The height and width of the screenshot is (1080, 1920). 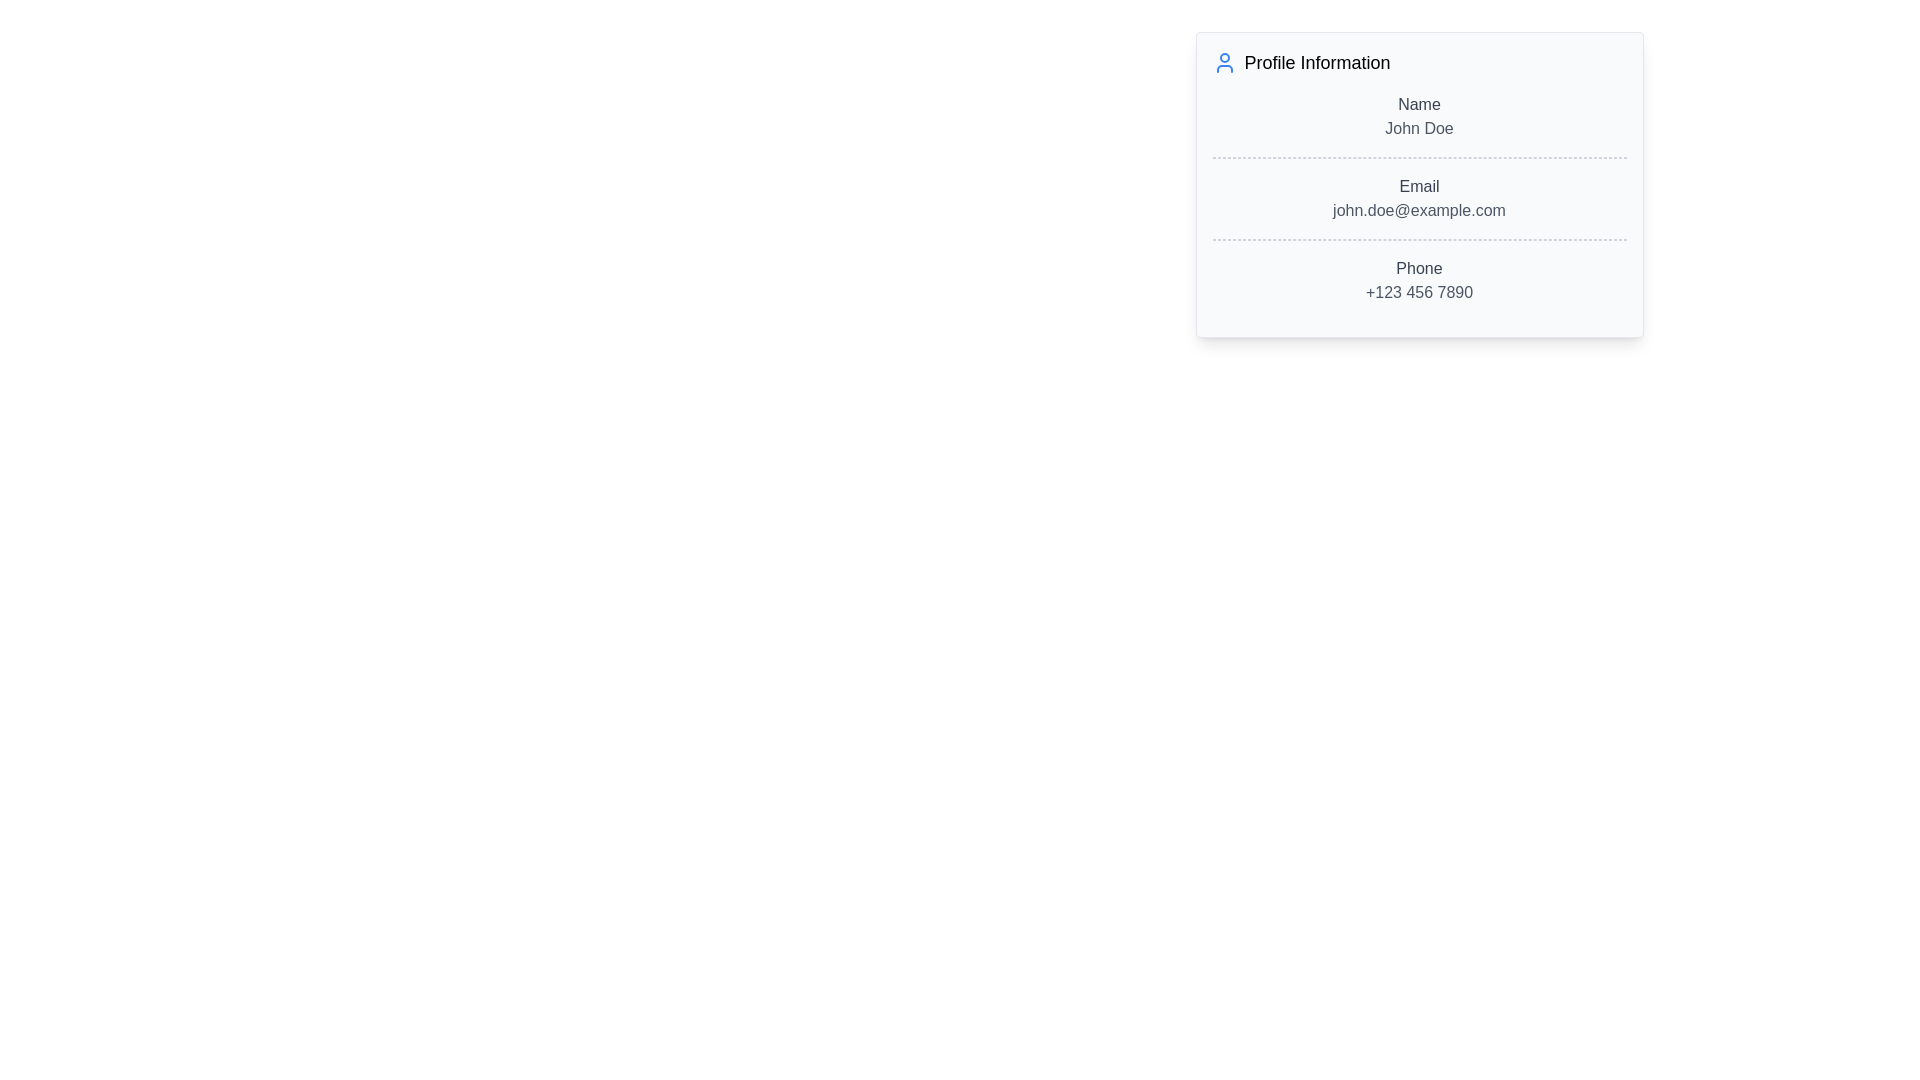 What do you see at coordinates (1418, 281) in the screenshot?
I see `the 'Phone' text display component, which is located in the 'Profile Information' block and shows the phone number '+123 456 7890'` at bounding box center [1418, 281].